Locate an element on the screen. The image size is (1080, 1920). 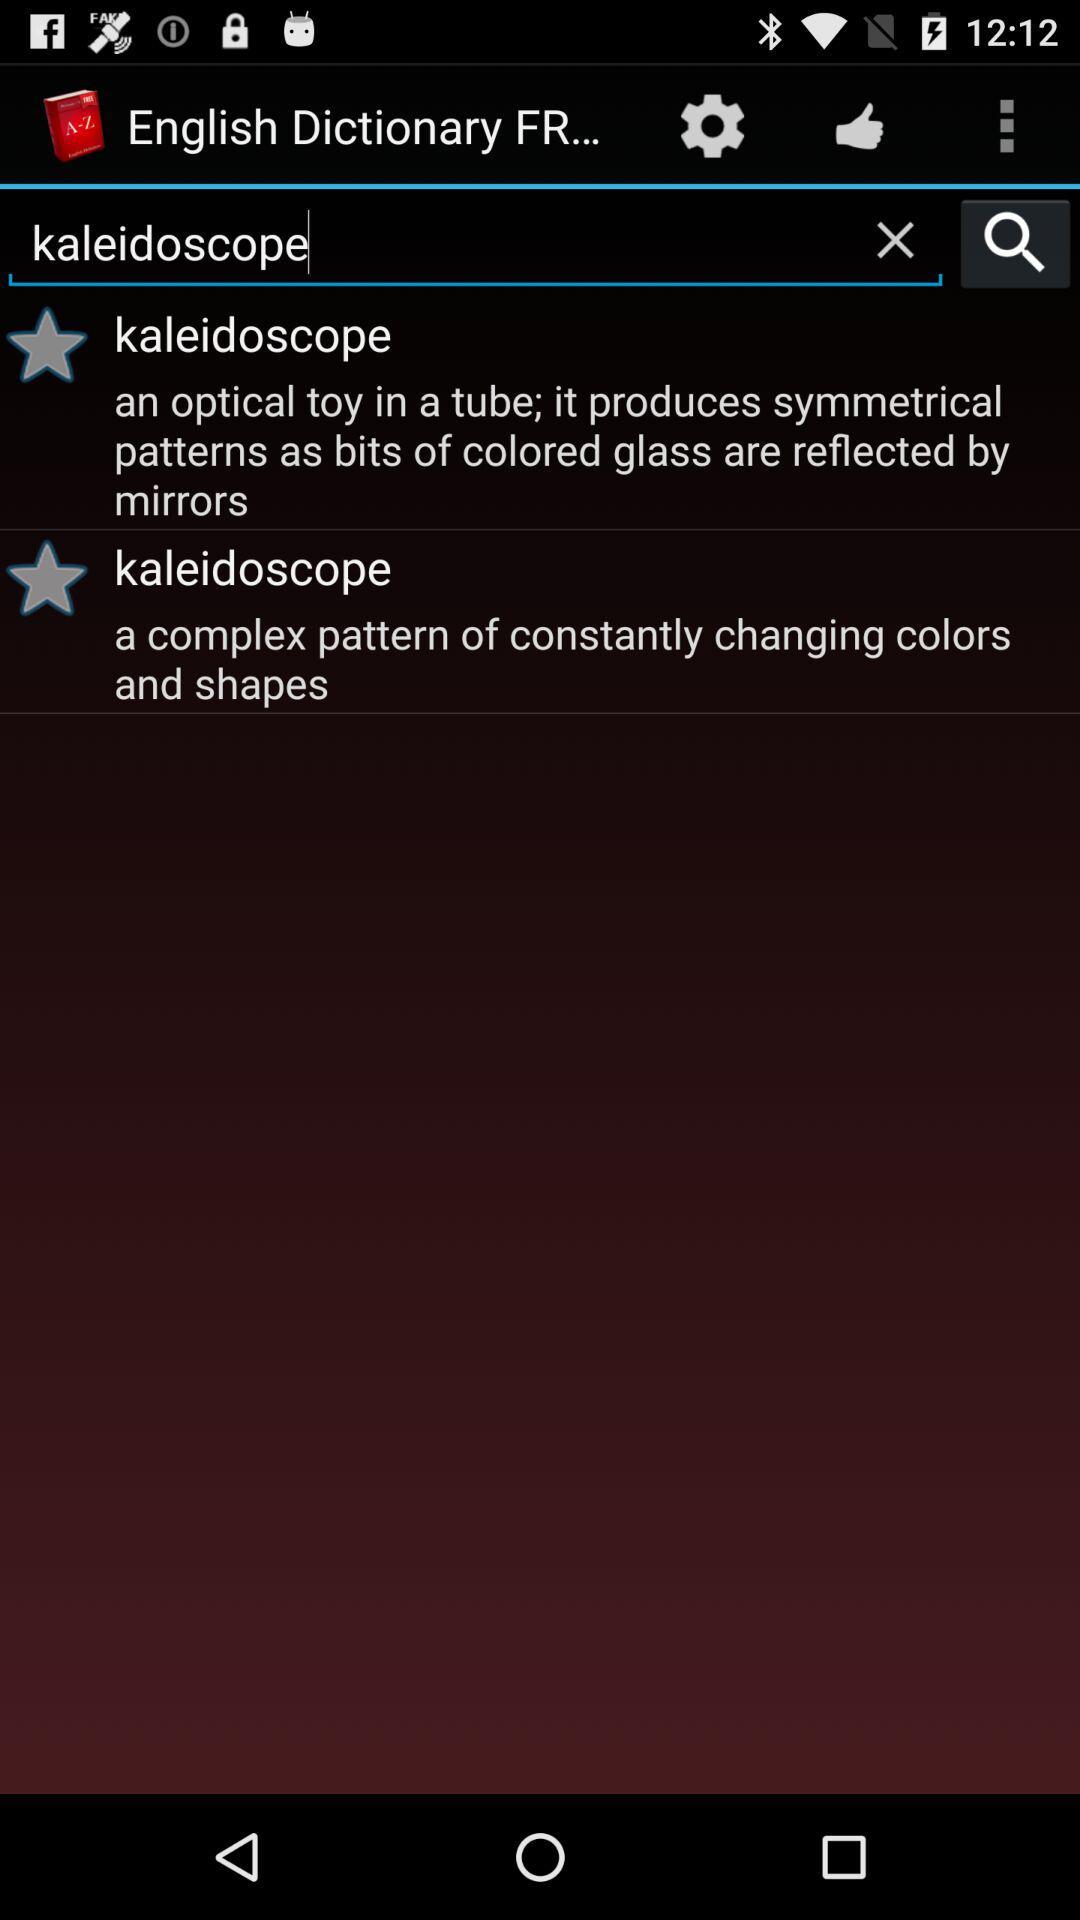
the close icon is located at coordinates (894, 255).